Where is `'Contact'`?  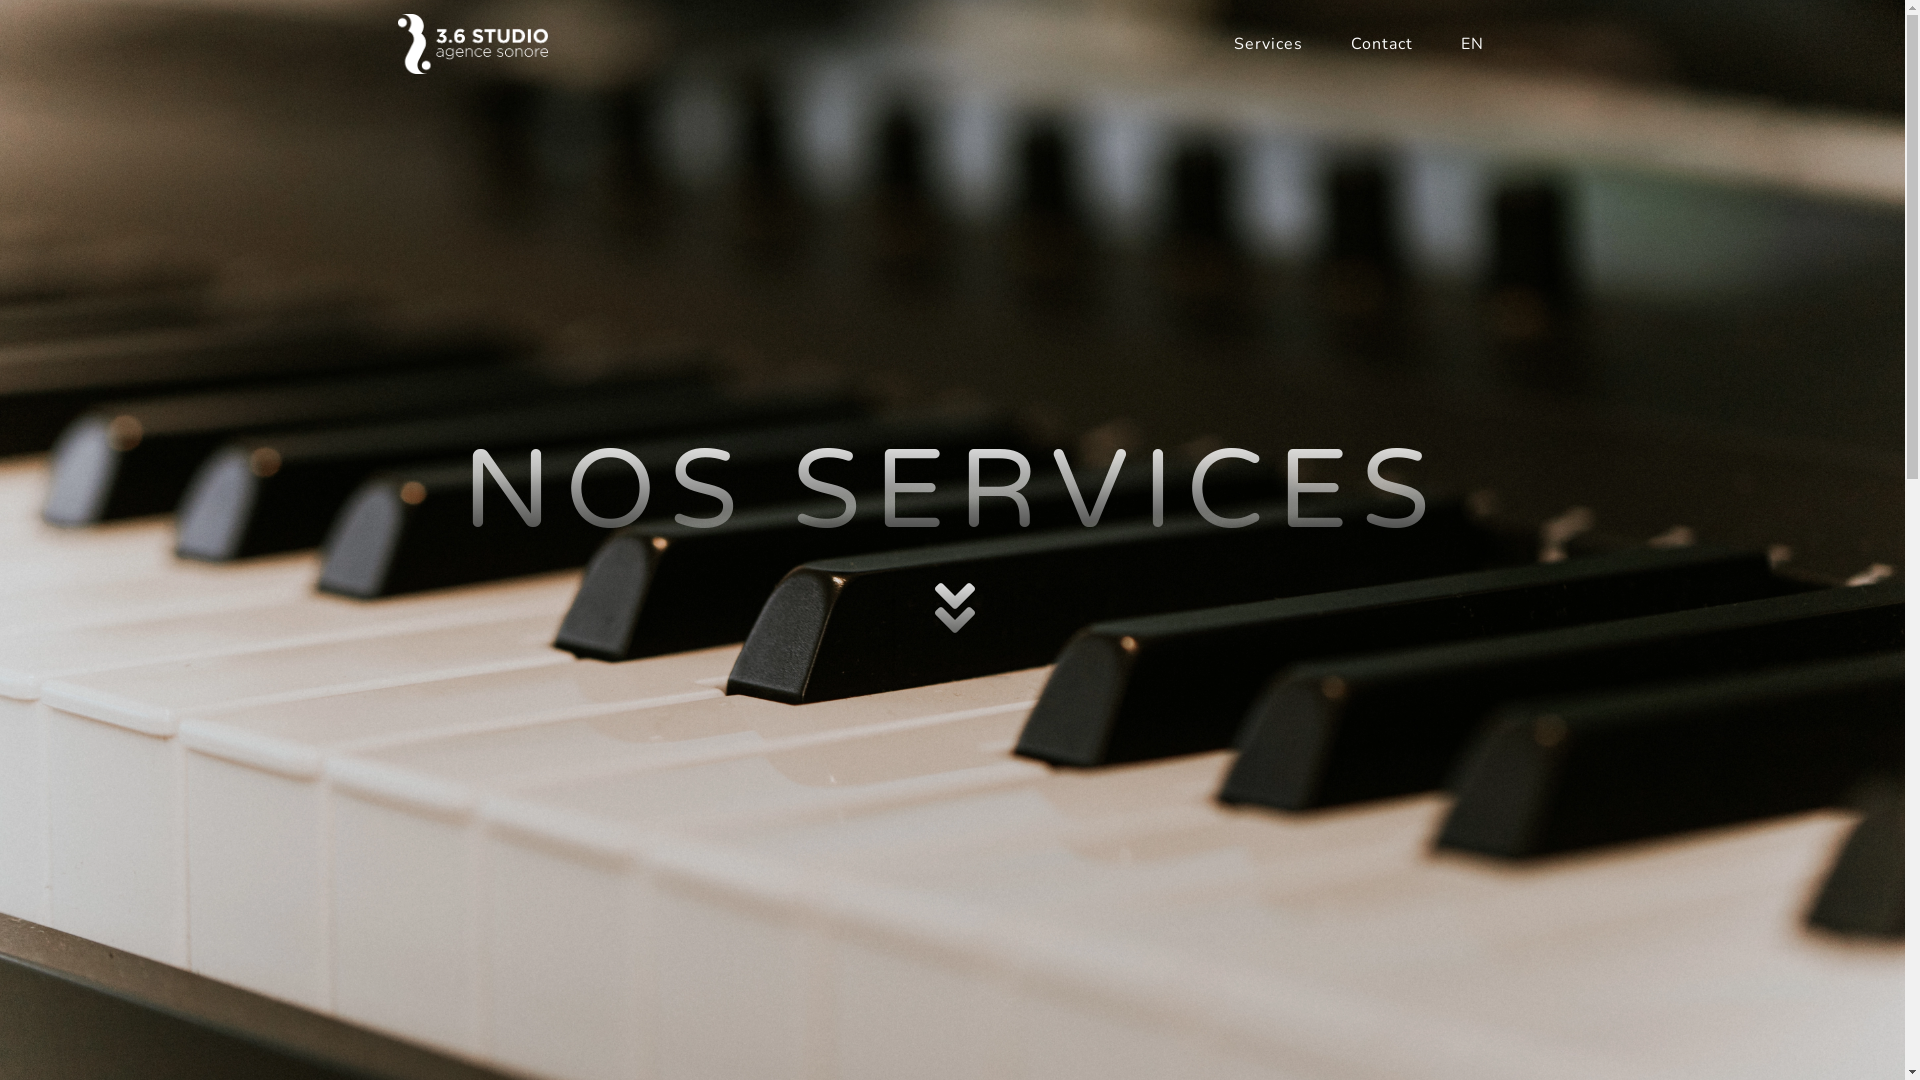 'Contact' is located at coordinates (1380, 43).